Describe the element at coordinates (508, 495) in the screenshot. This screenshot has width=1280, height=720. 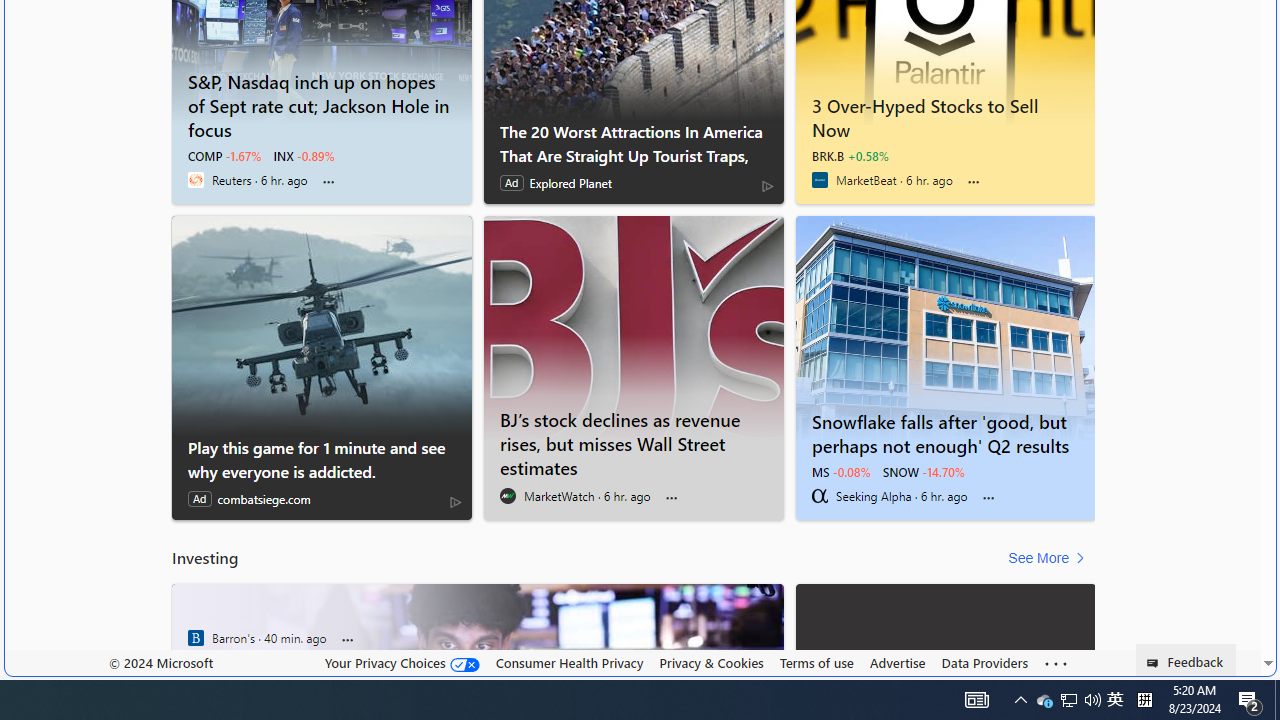
I see `'MarketWatch'` at that location.